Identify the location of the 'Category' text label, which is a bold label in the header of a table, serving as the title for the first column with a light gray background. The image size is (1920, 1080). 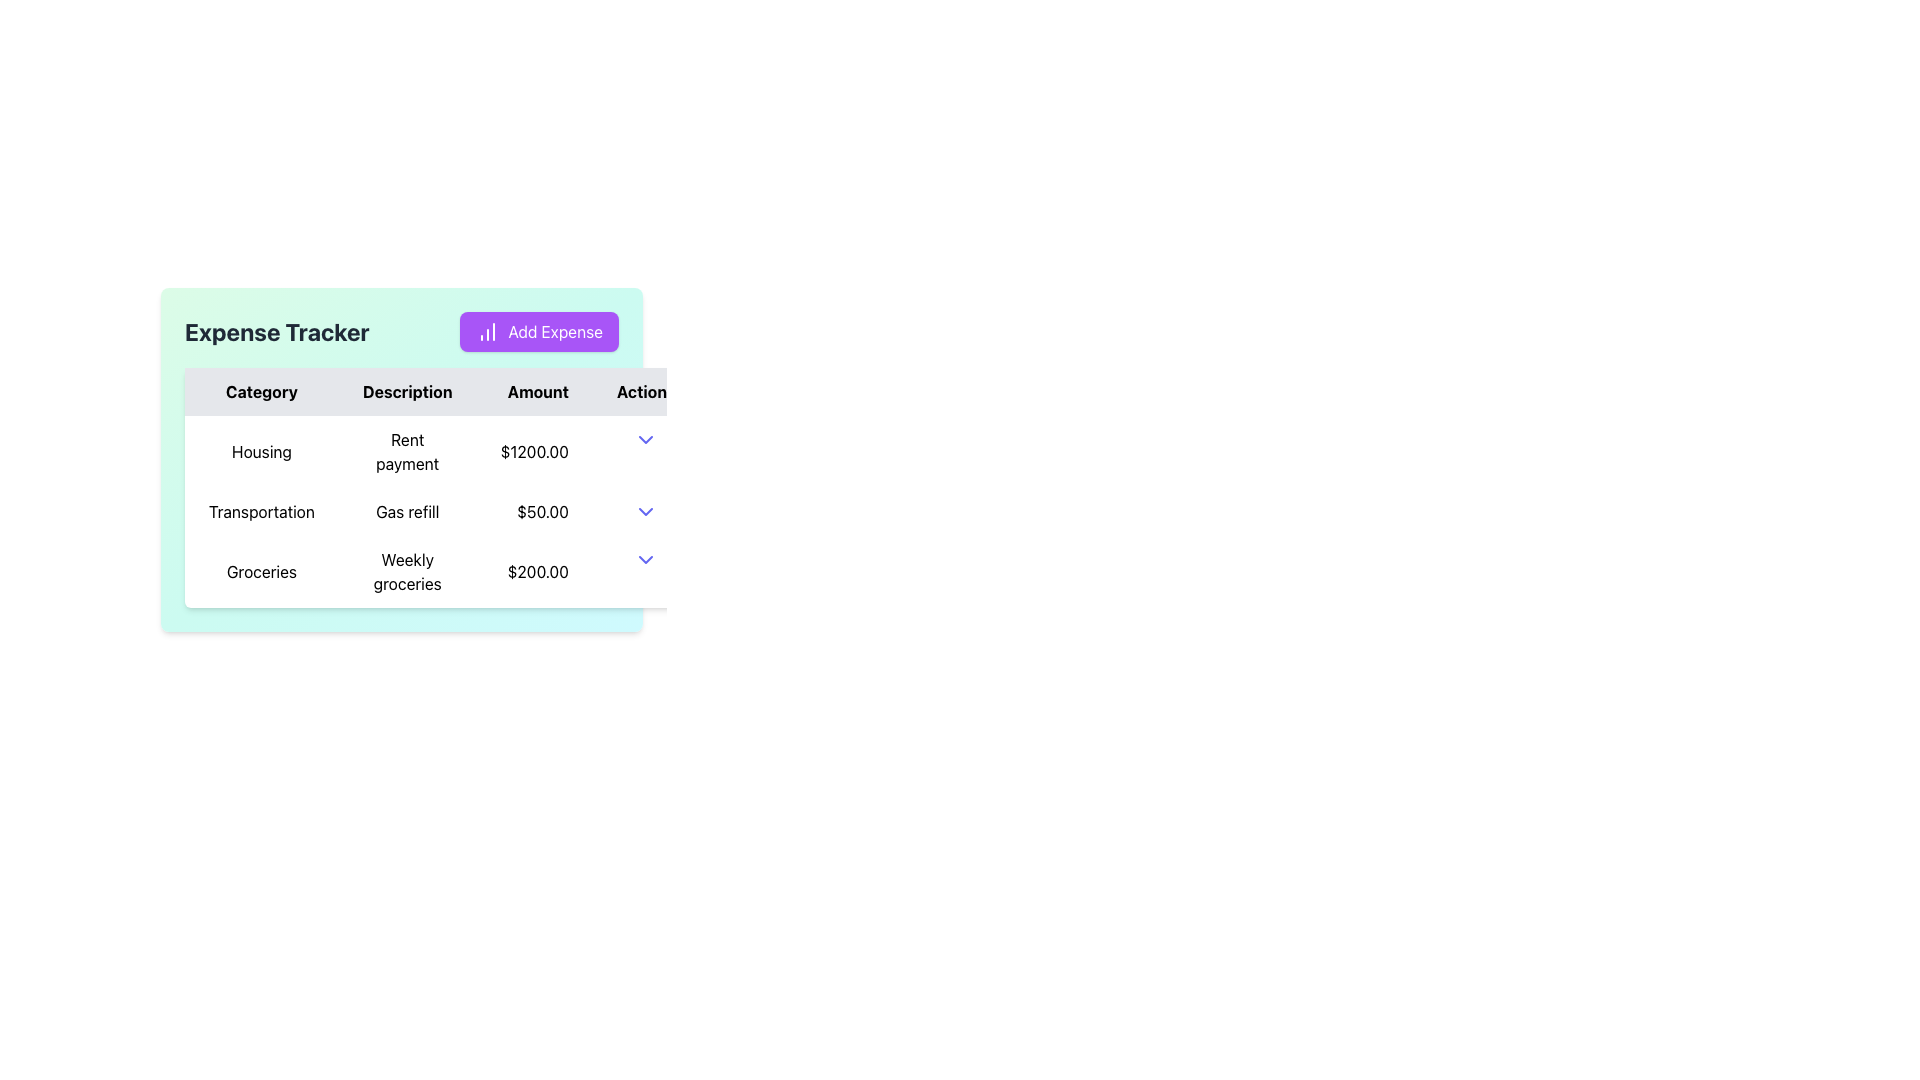
(260, 392).